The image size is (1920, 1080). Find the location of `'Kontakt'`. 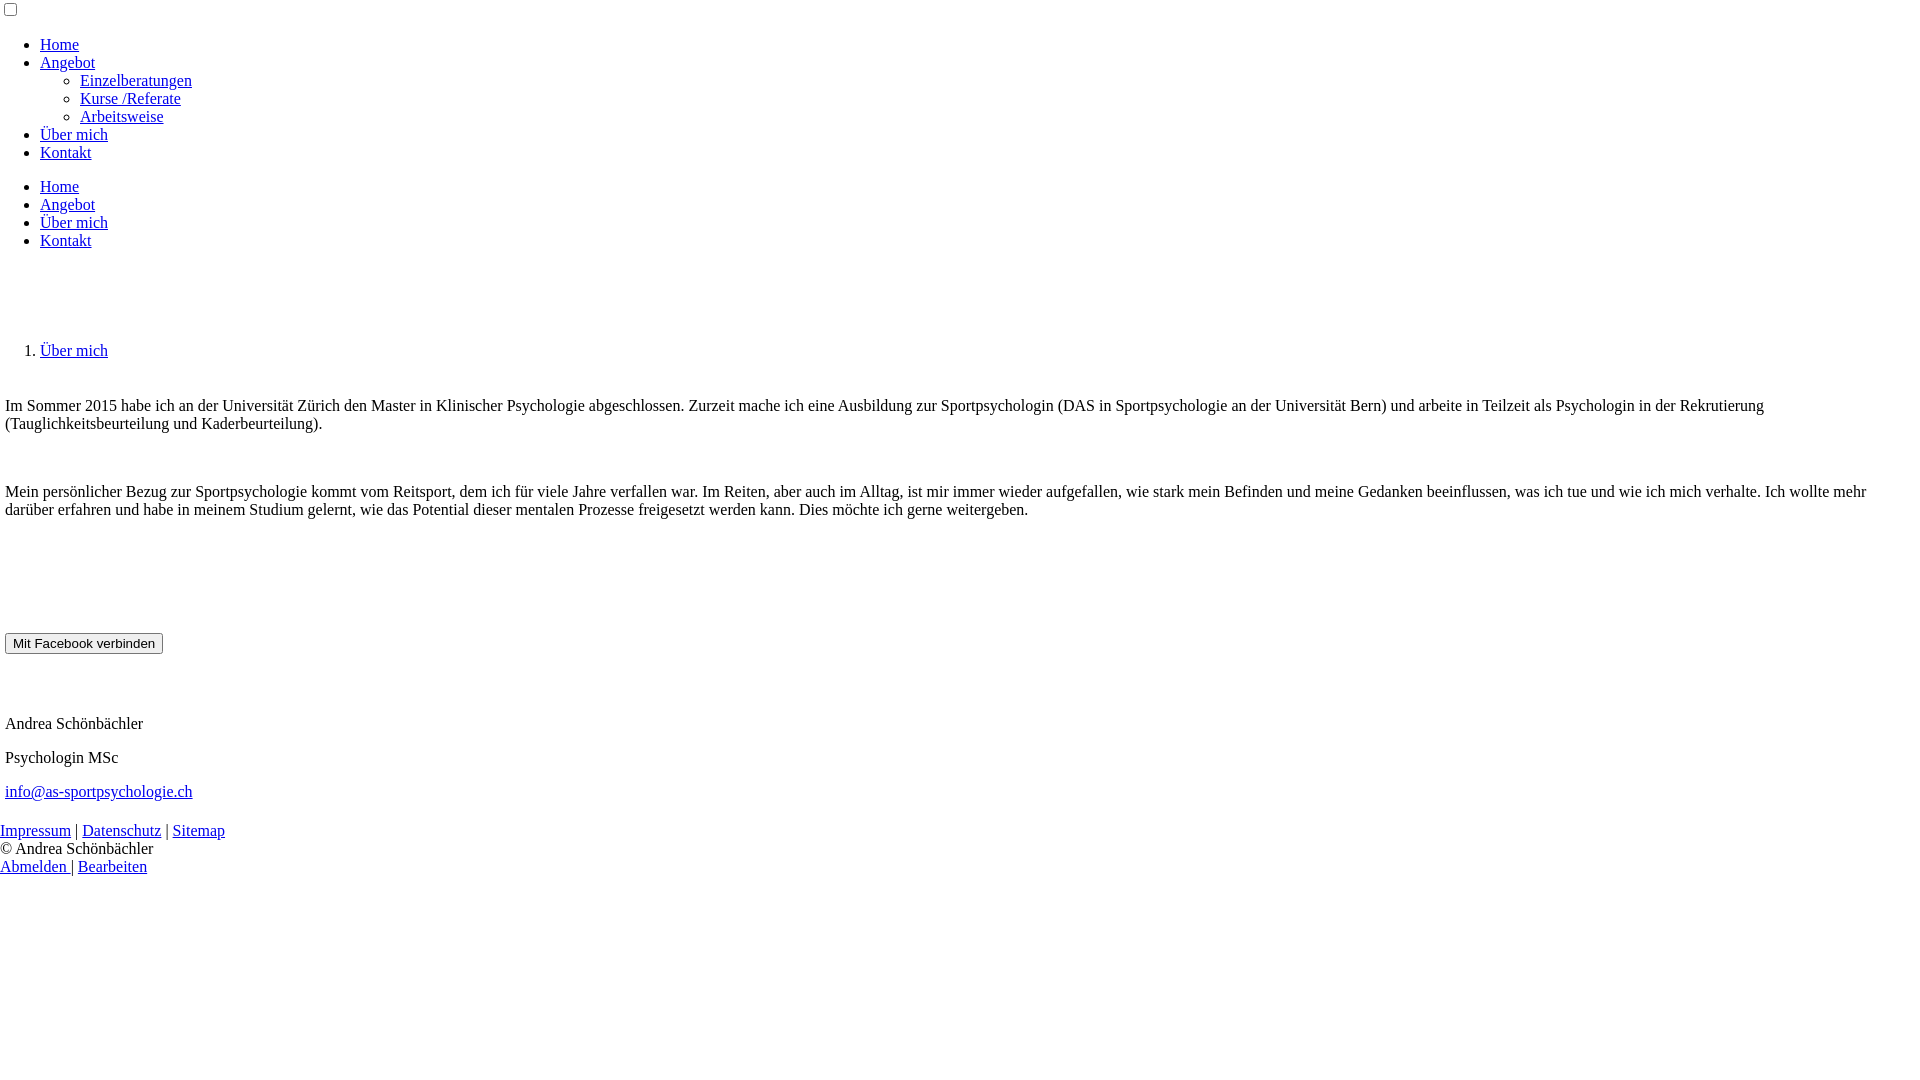

'Kontakt' is located at coordinates (39, 239).